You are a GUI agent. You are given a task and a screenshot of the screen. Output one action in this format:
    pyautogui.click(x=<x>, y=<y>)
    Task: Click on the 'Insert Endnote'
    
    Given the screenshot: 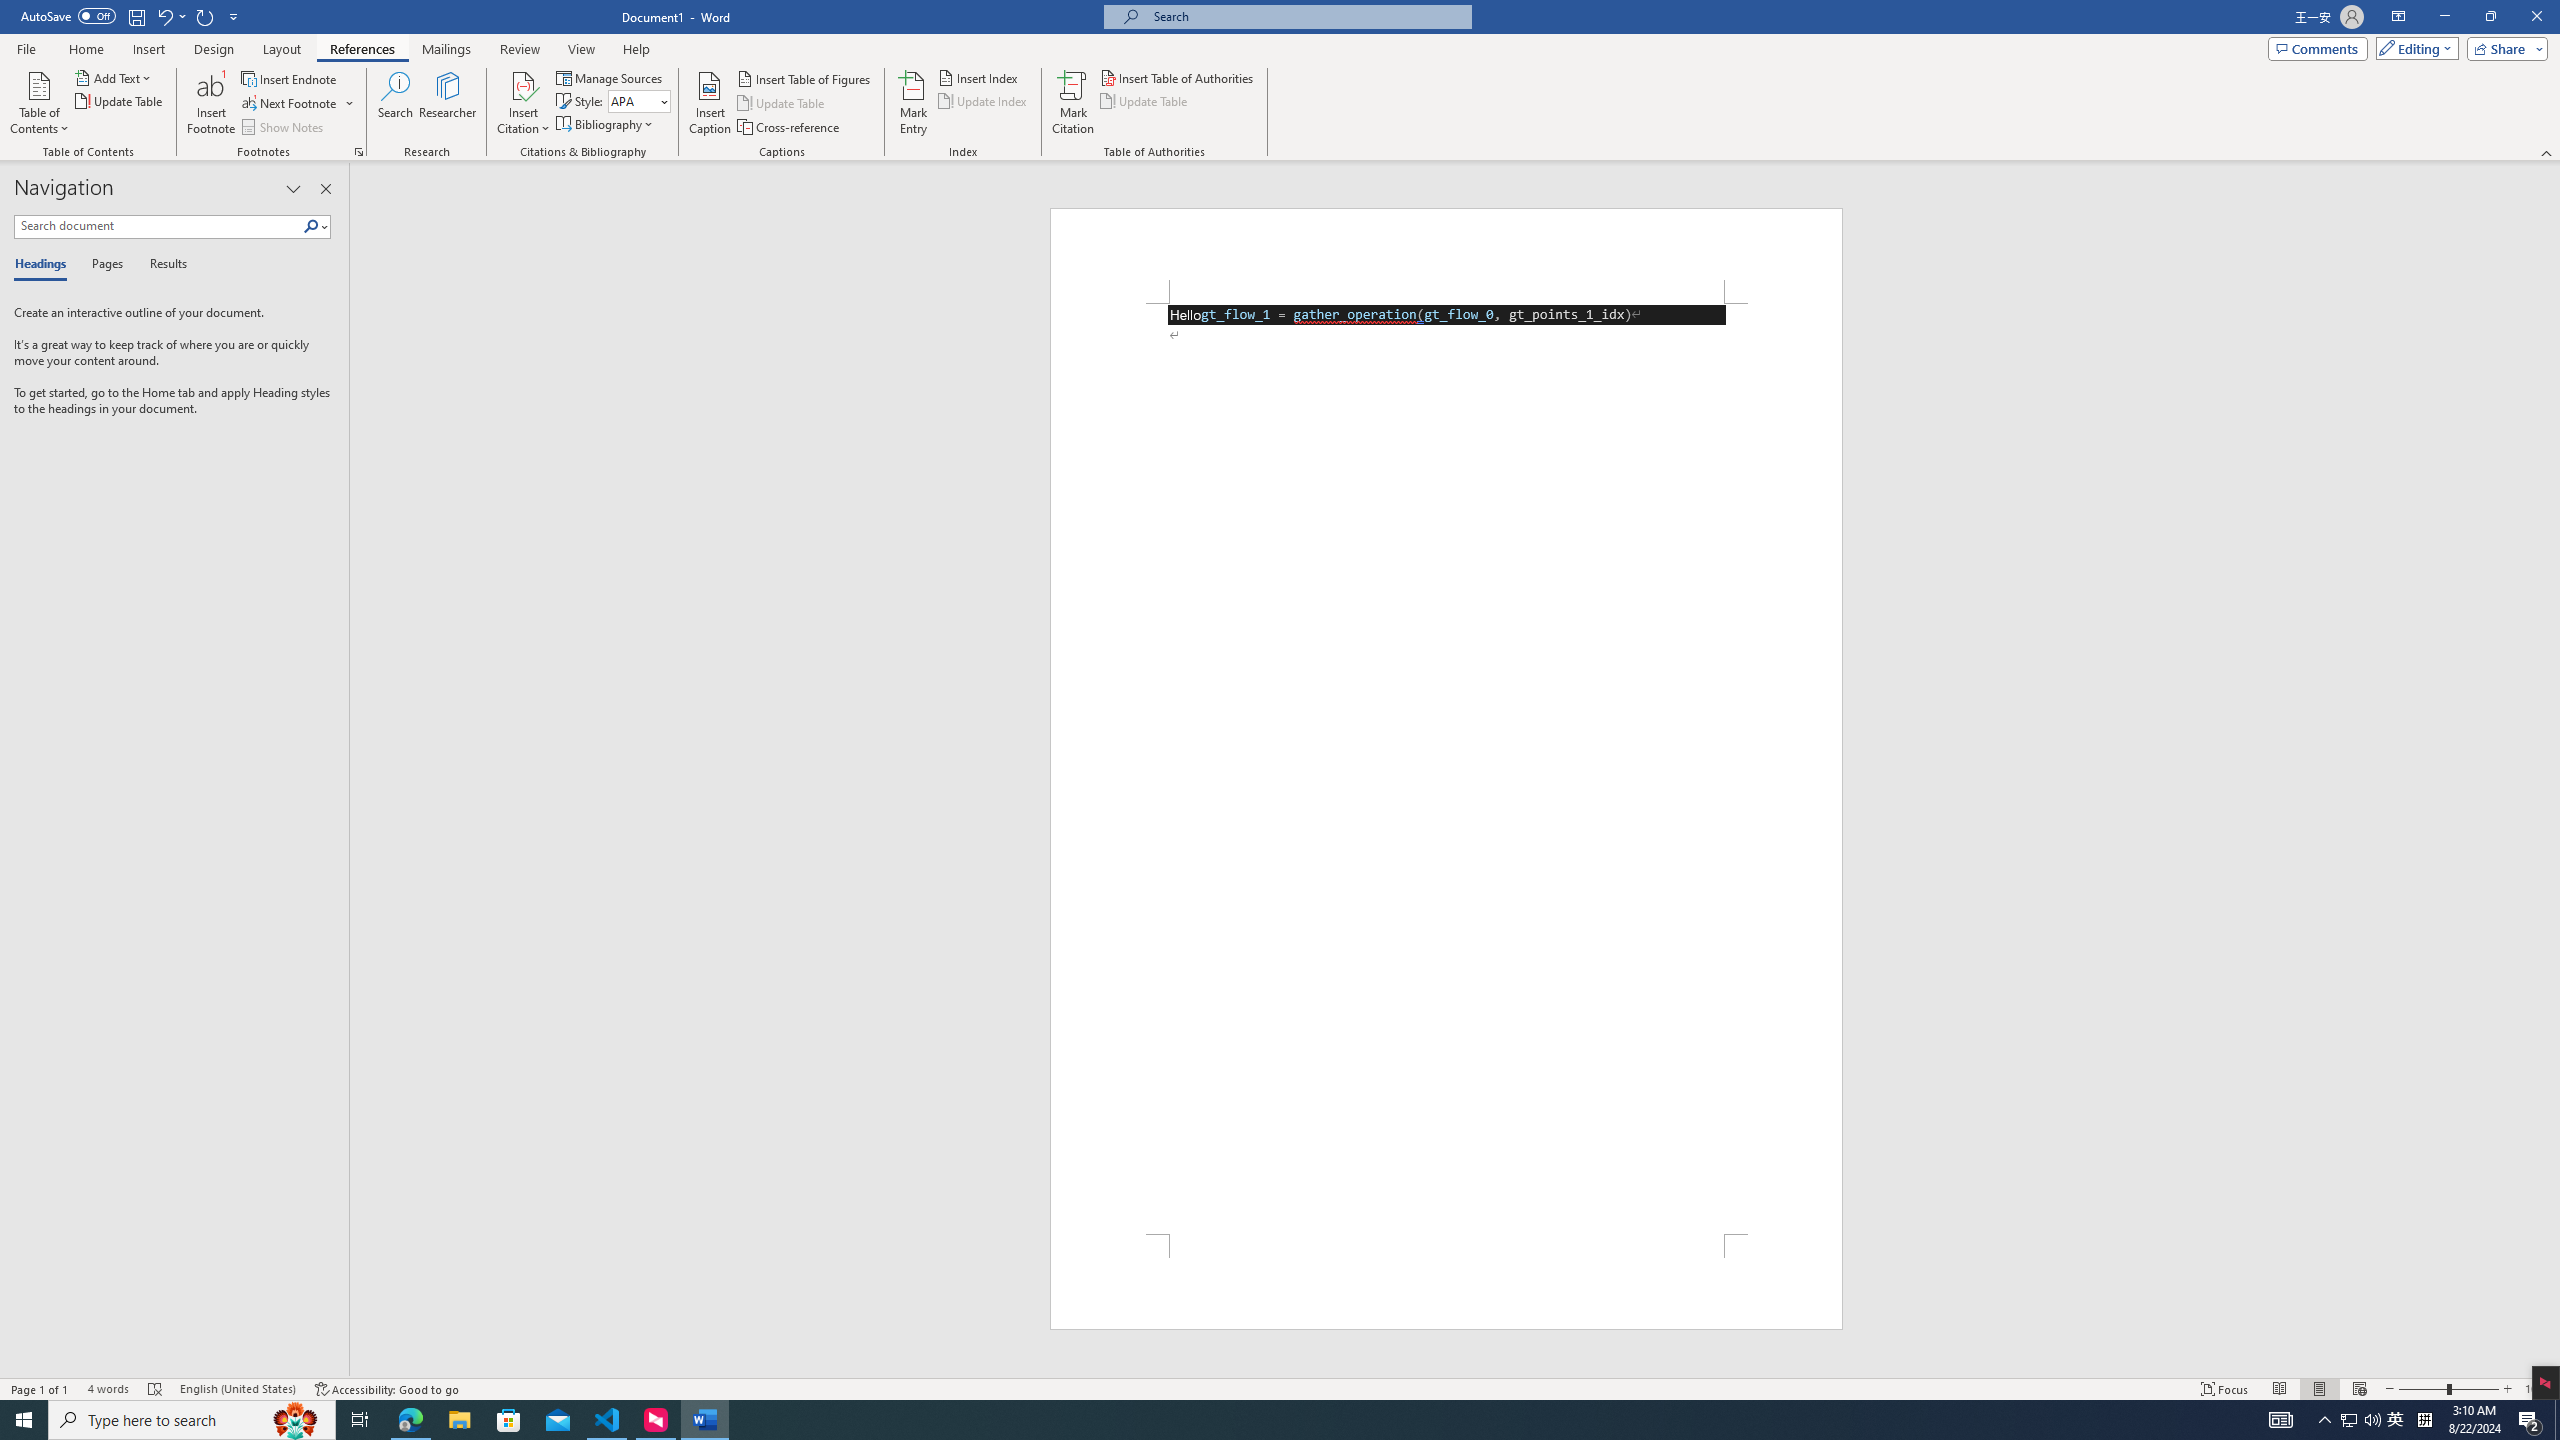 What is the action you would take?
    pyautogui.click(x=289, y=78)
    